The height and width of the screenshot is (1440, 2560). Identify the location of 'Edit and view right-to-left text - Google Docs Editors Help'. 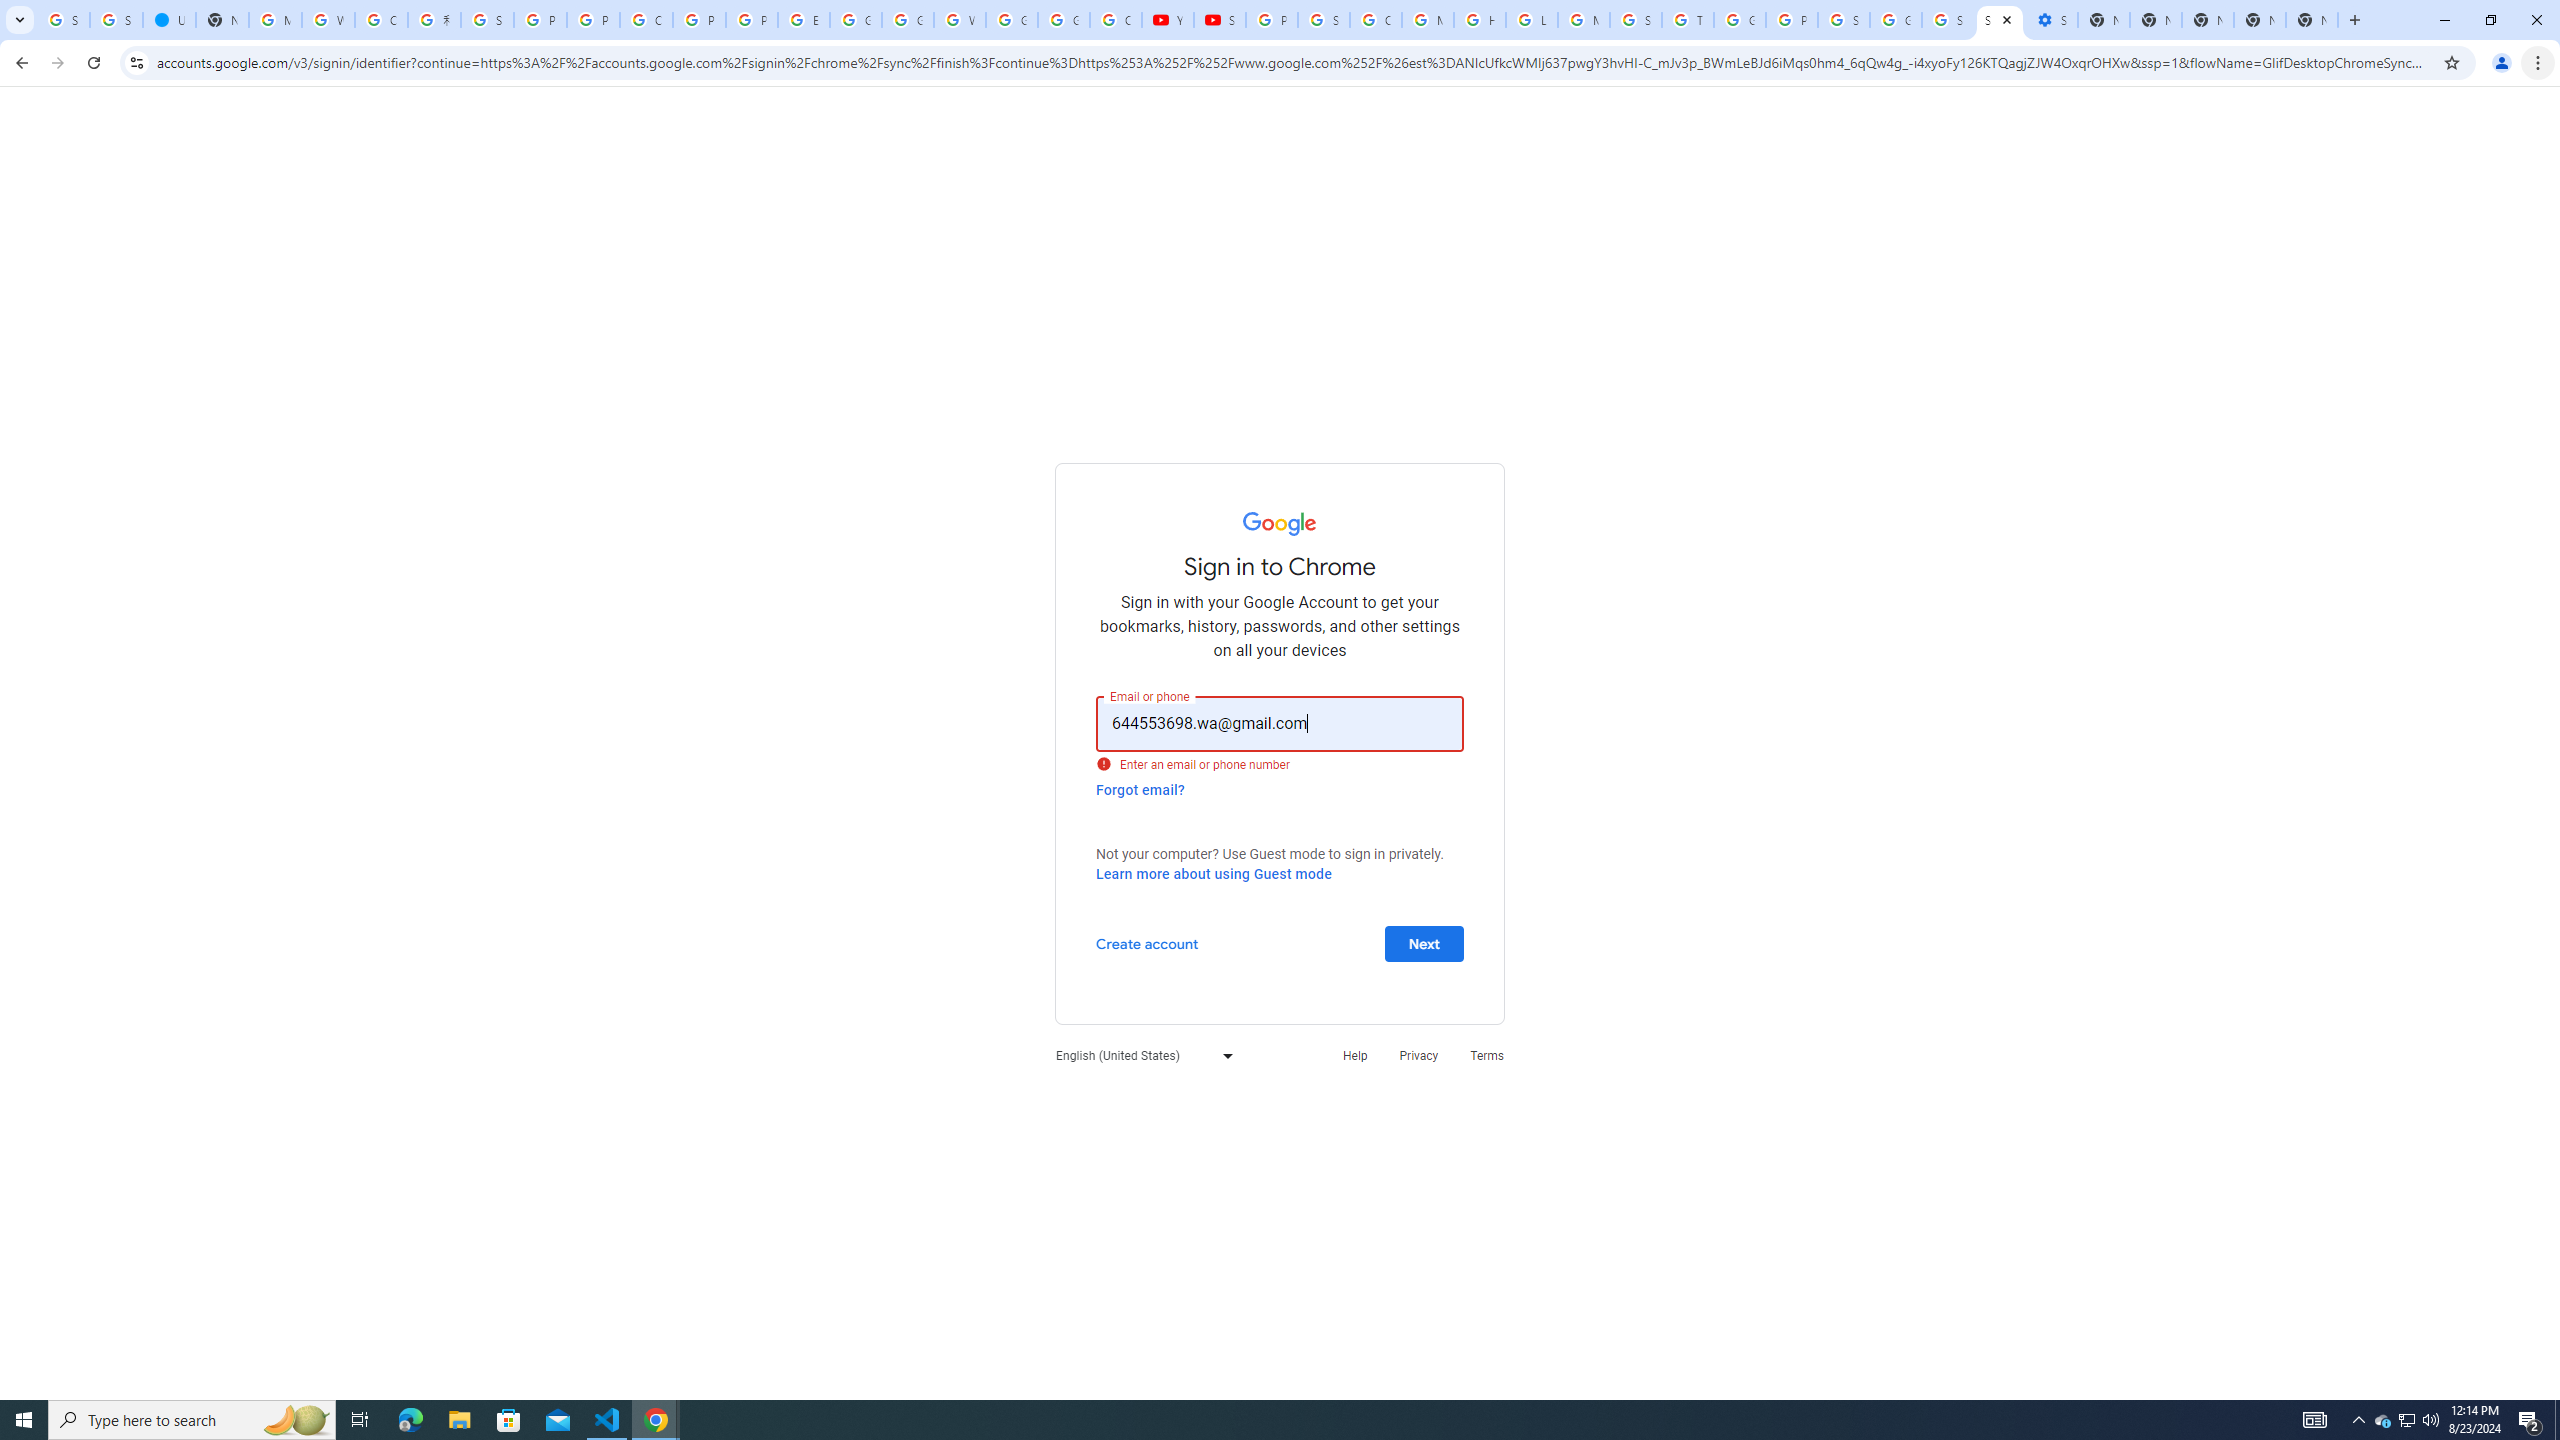
(803, 19).